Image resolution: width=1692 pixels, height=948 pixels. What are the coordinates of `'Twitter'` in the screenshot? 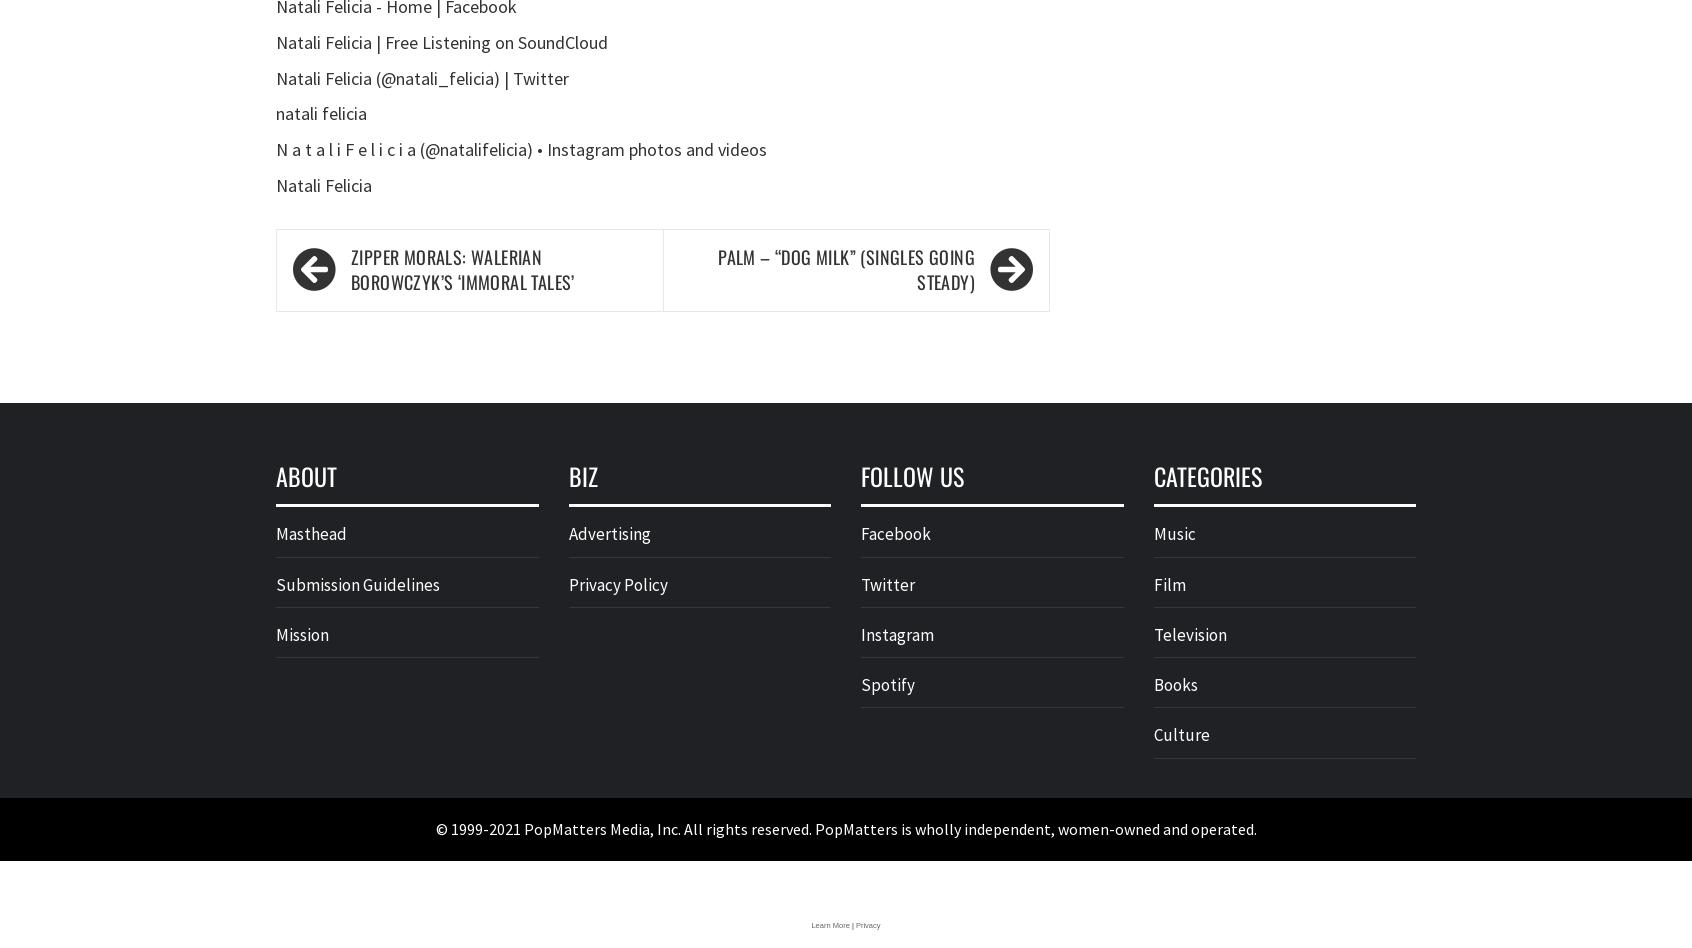 It's located at (886, 583).